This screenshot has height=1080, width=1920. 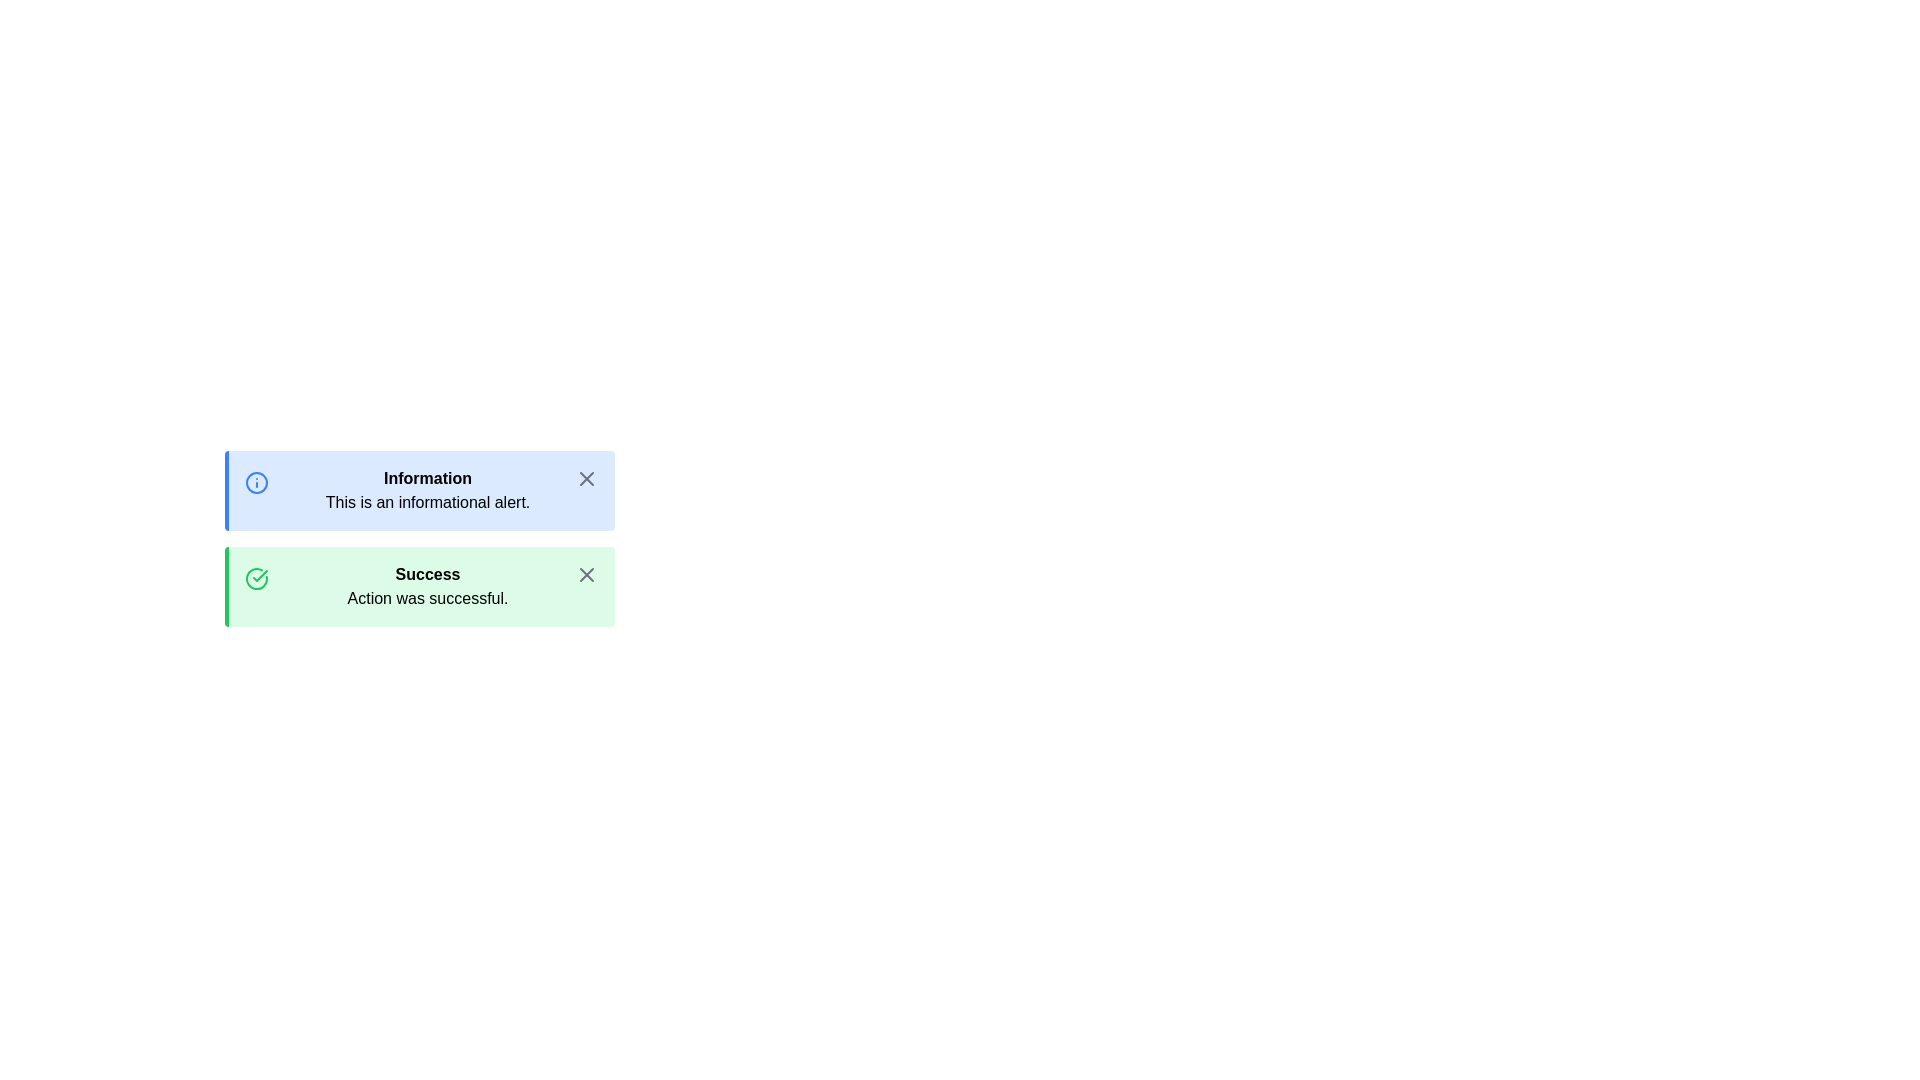 I want to click on the dismiss button shaped like an 'X' in the top-right corner of the green alert box labeled 'Success', so click(x=585, y=574).